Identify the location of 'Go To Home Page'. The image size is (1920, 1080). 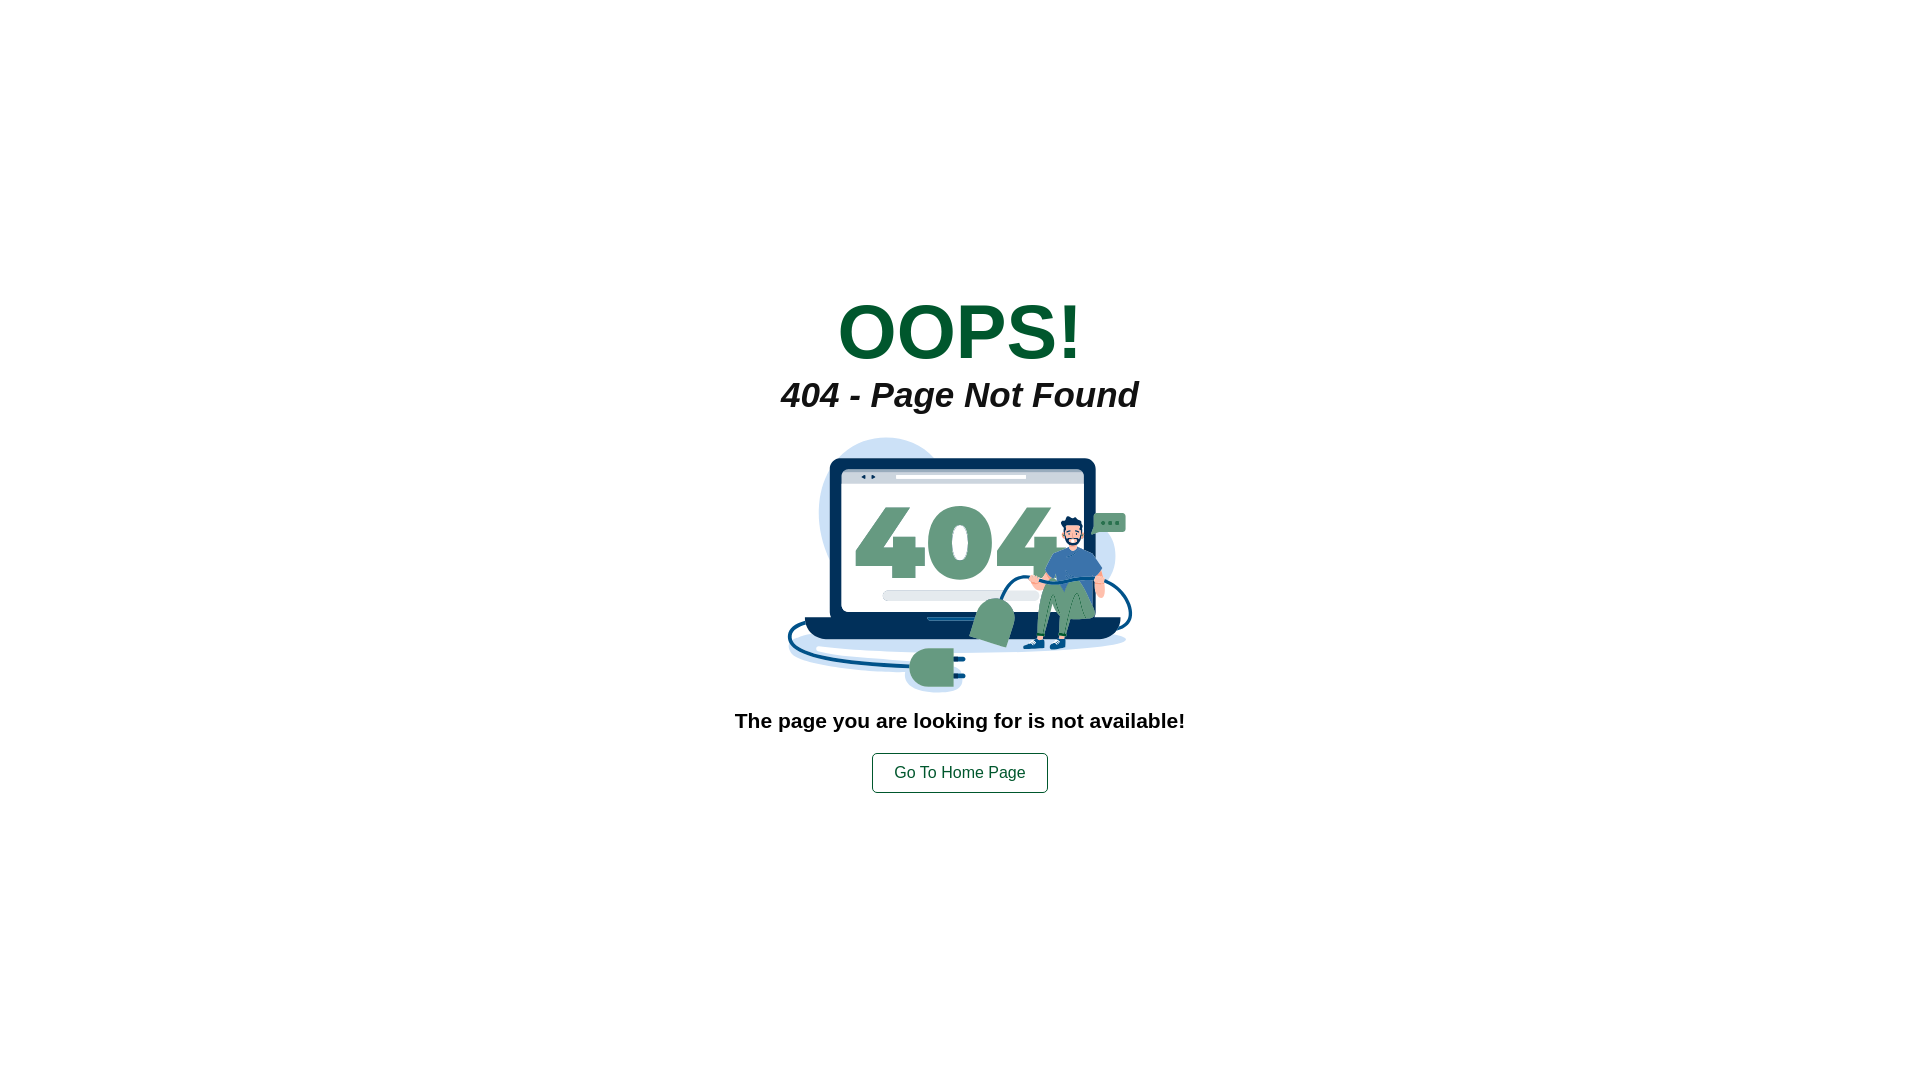
(958, 770).